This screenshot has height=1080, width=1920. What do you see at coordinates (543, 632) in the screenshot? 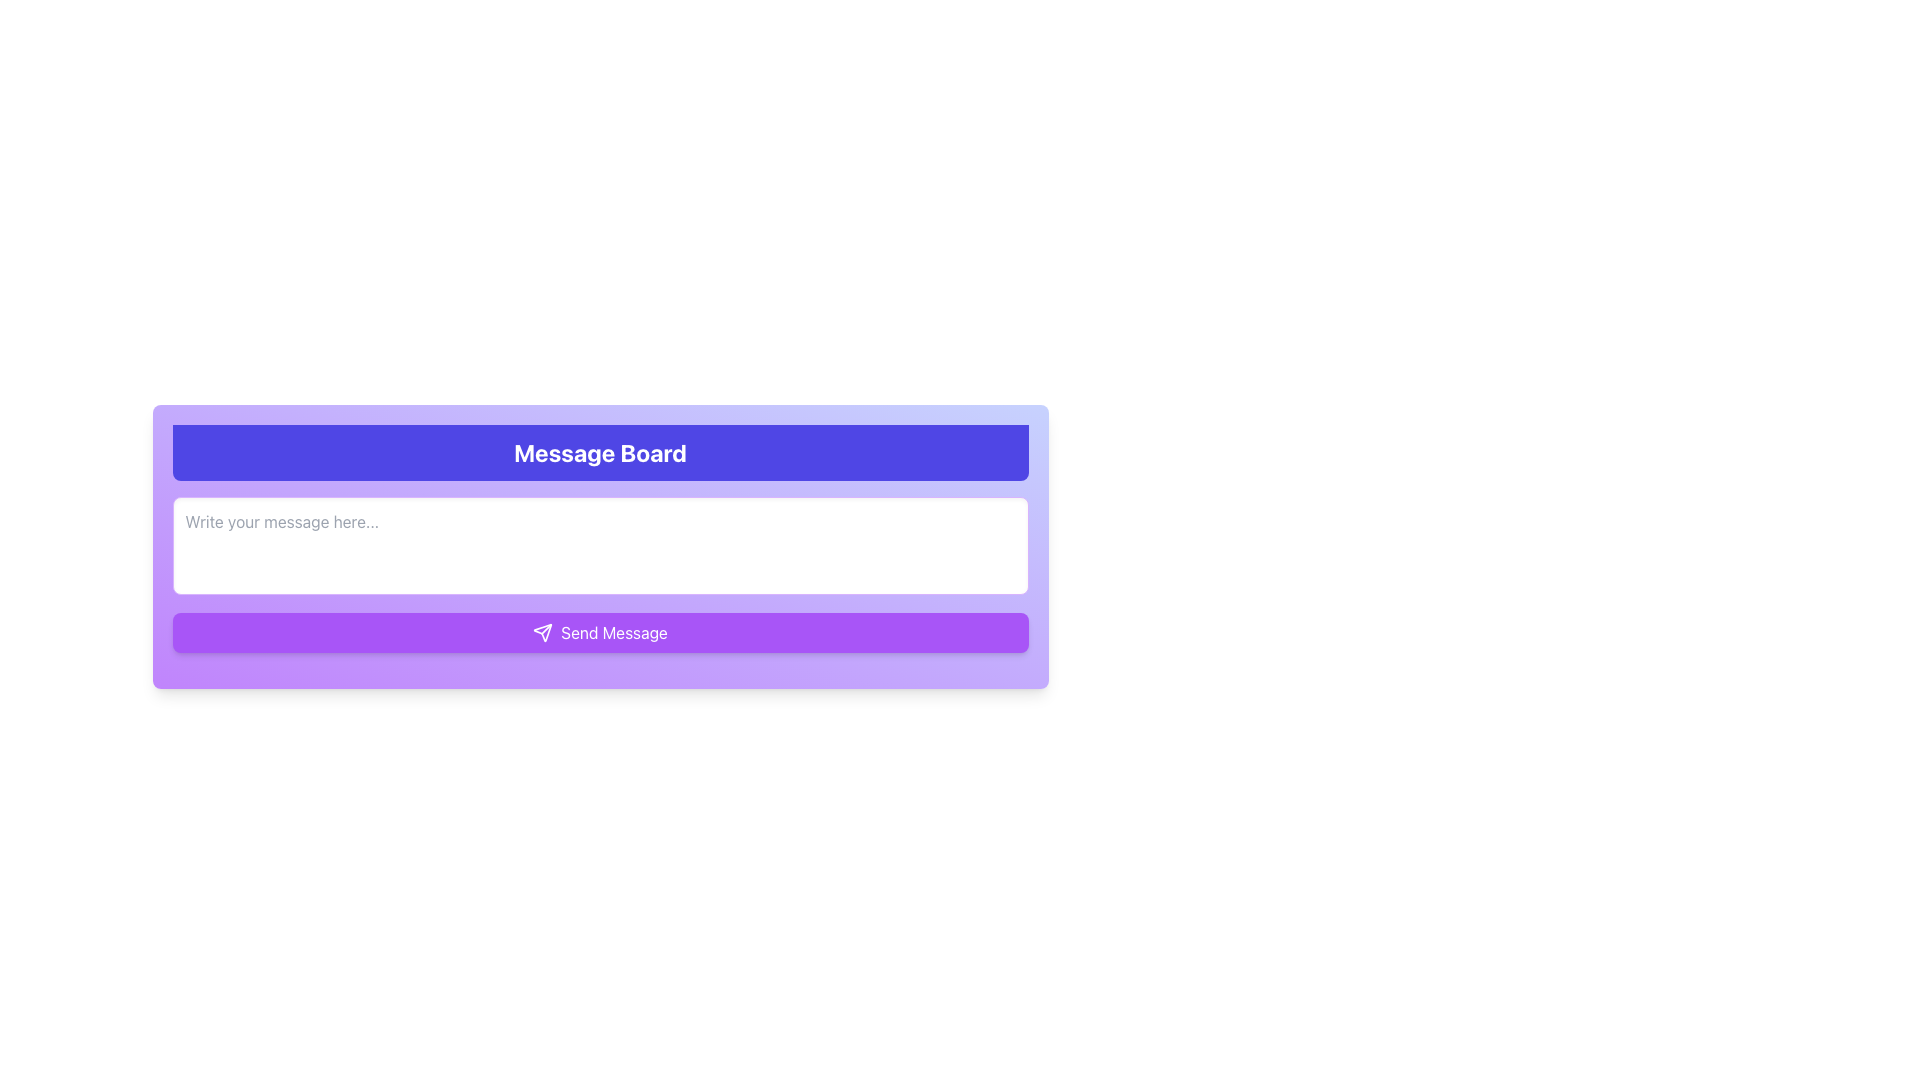
I see `the triangular arrow-like icon styled as a paper plane located within the 'Send Message' button at the bottom of the interface` at bounding box center [543, 632].